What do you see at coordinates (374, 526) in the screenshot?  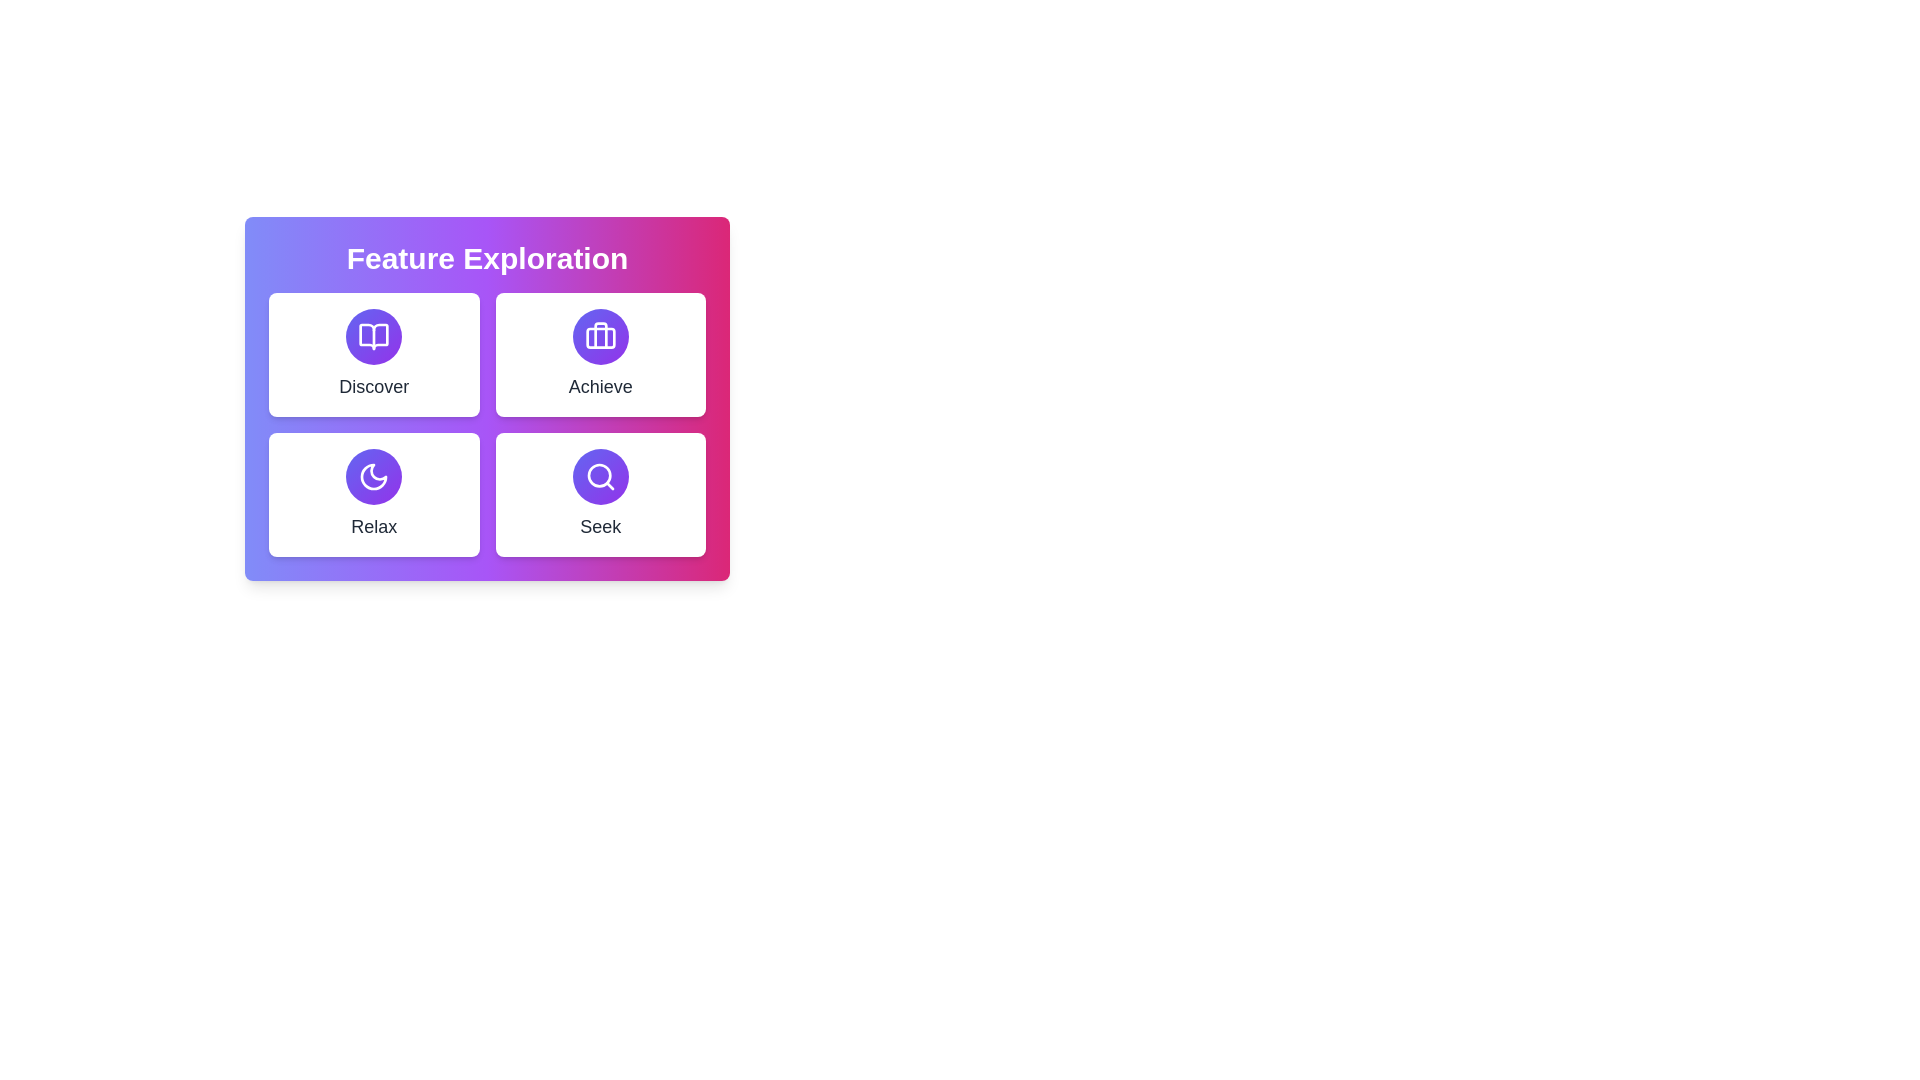 I see `the 'Relax' text label, which is styled in a medium-sized font and positioned at the bottom-left corner below a moon icon` at bounding box center [374, 526].